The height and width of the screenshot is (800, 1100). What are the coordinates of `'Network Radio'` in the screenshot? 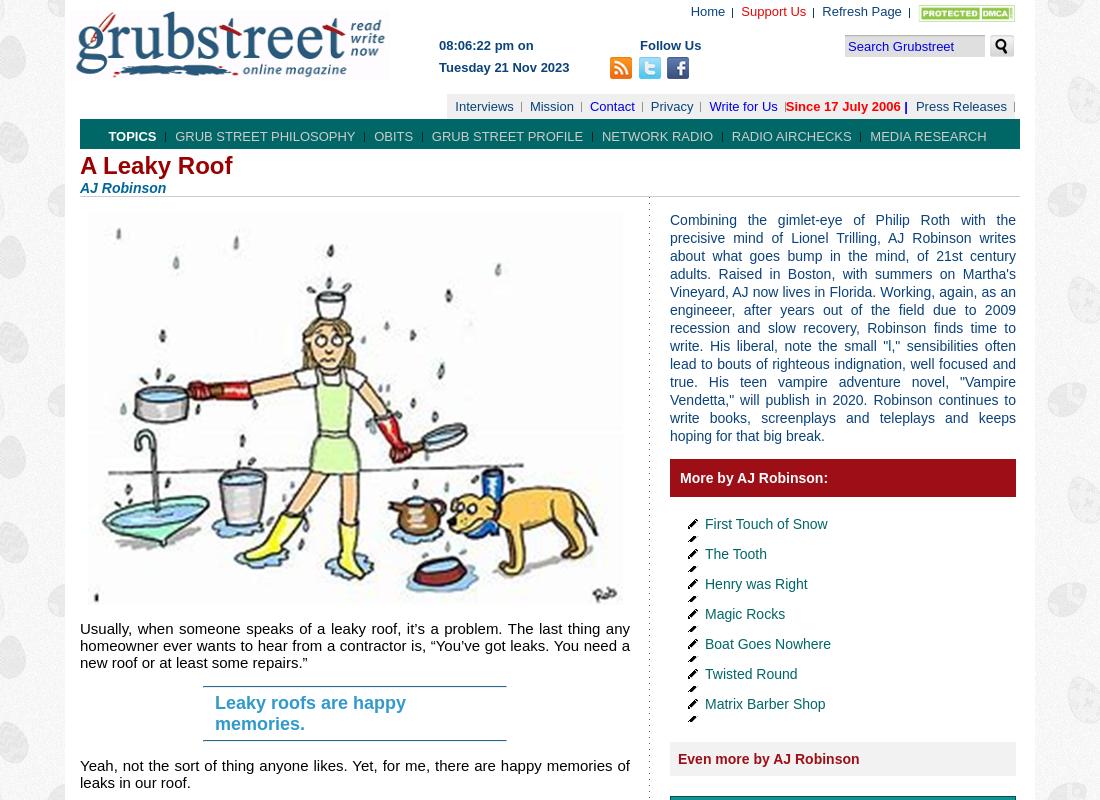 It's located at (657, 136).